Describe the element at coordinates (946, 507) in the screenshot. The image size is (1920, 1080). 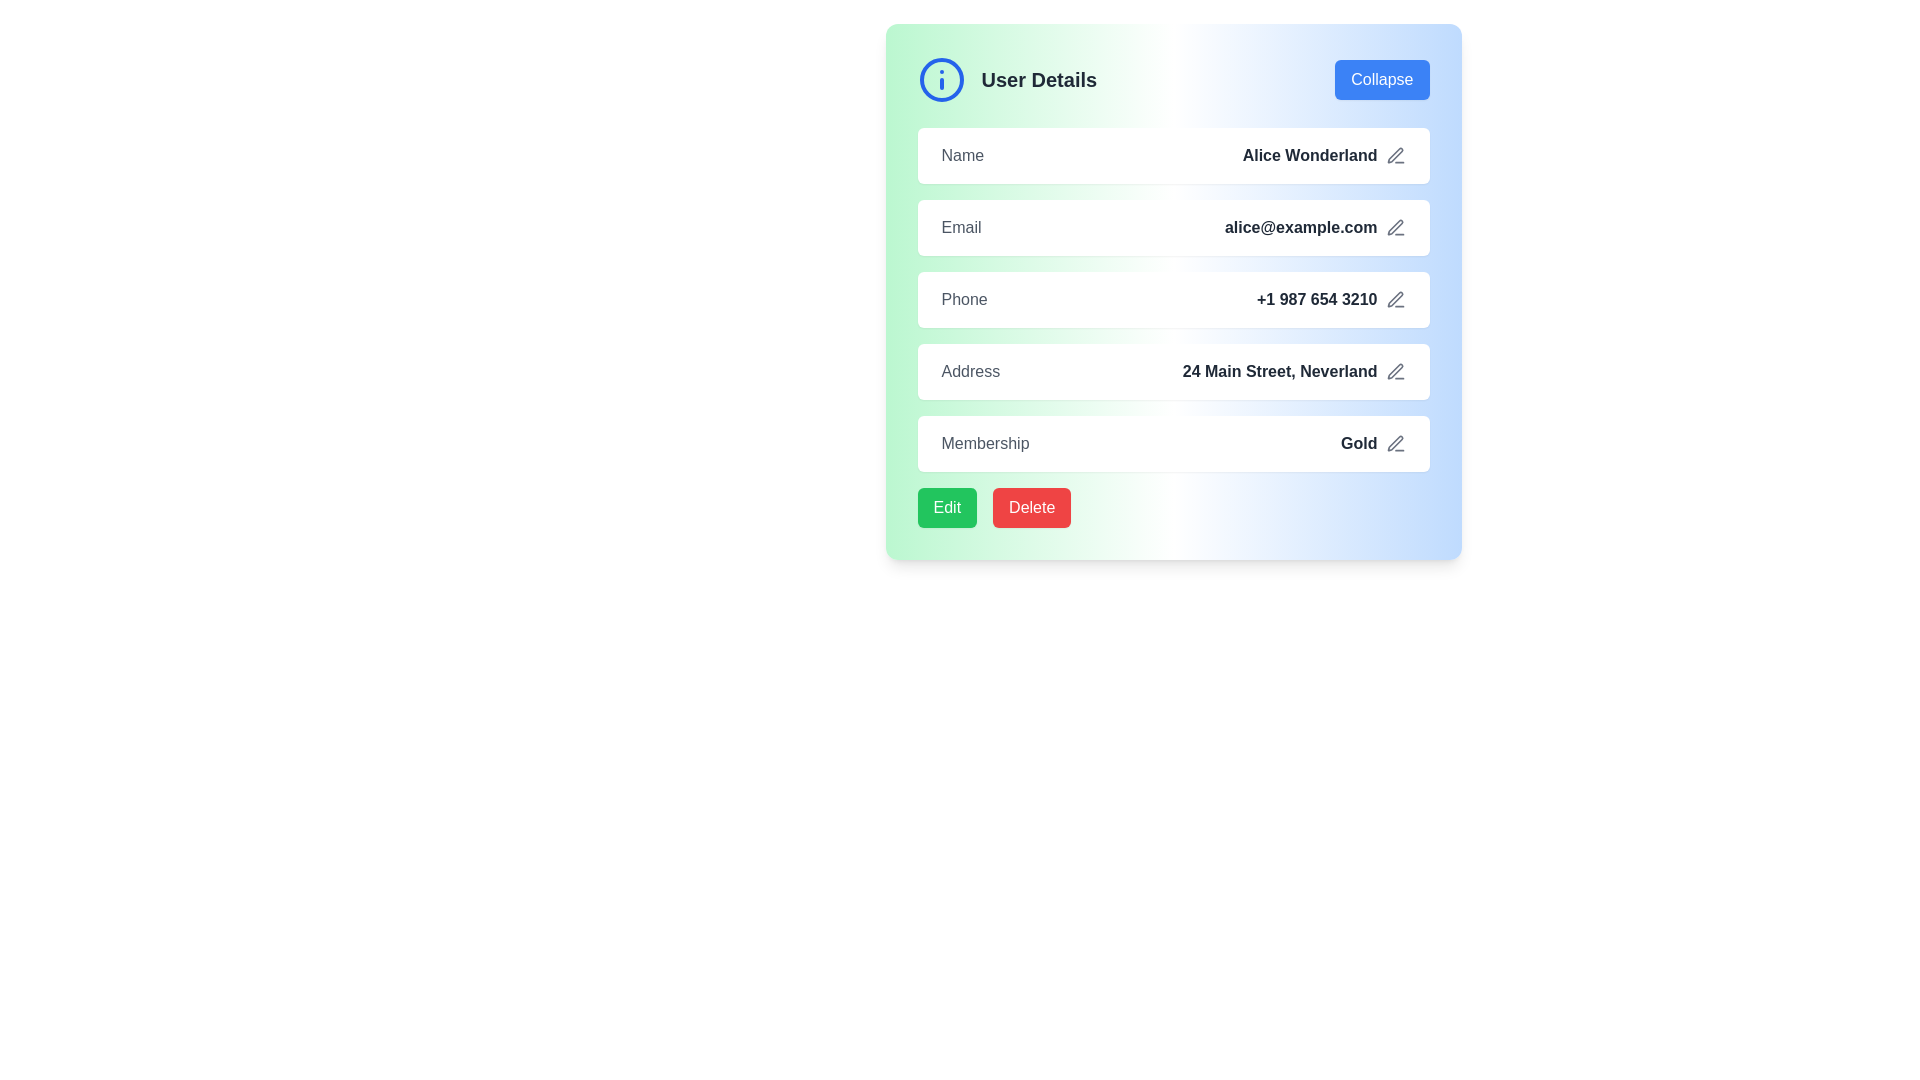
I see `the green 'Edit' button with white text located at the bottom-left of the user details panel to change its background color` at that location.